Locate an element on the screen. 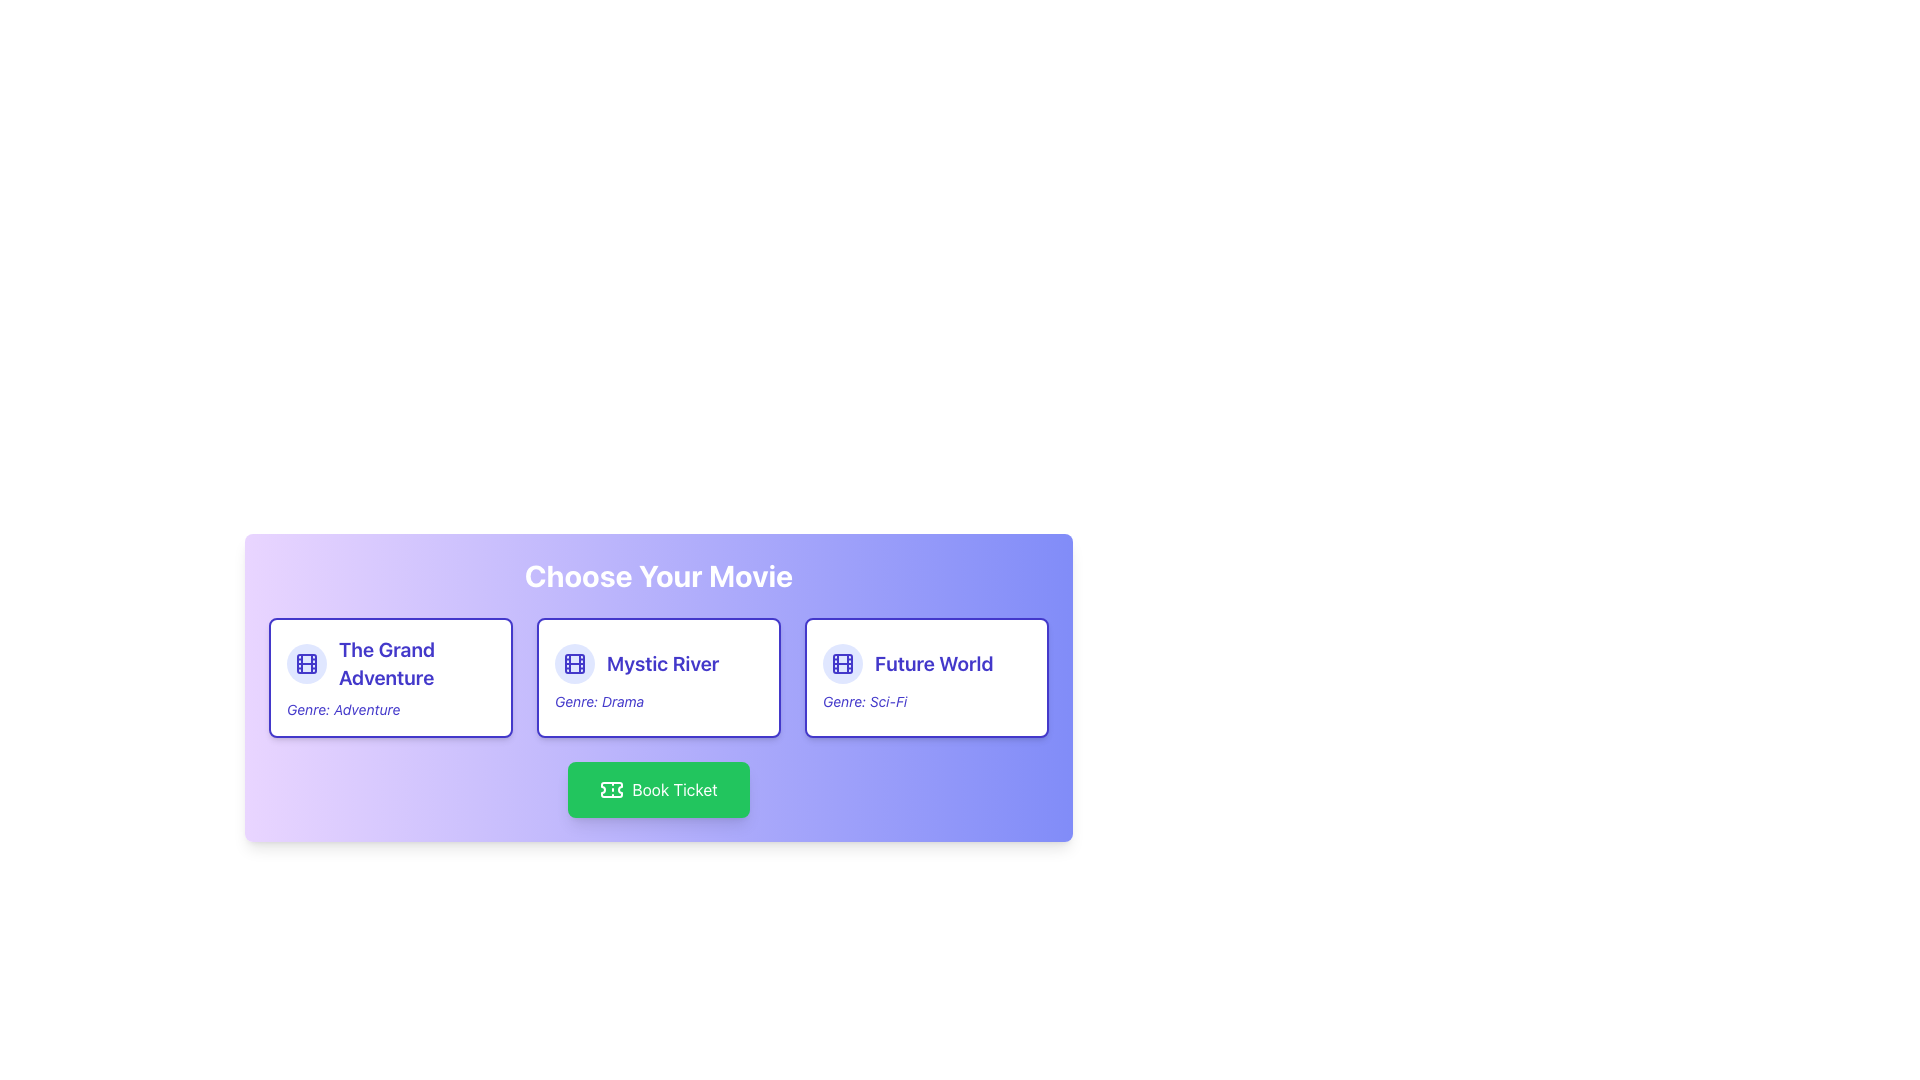 The image size is (1920, 1080). the title text block indicating the name of the associated movie, which is centrally positioned within the first card of a grid layout, located above the 'Genre: Adventure' text is located at coordinates (416, 663).